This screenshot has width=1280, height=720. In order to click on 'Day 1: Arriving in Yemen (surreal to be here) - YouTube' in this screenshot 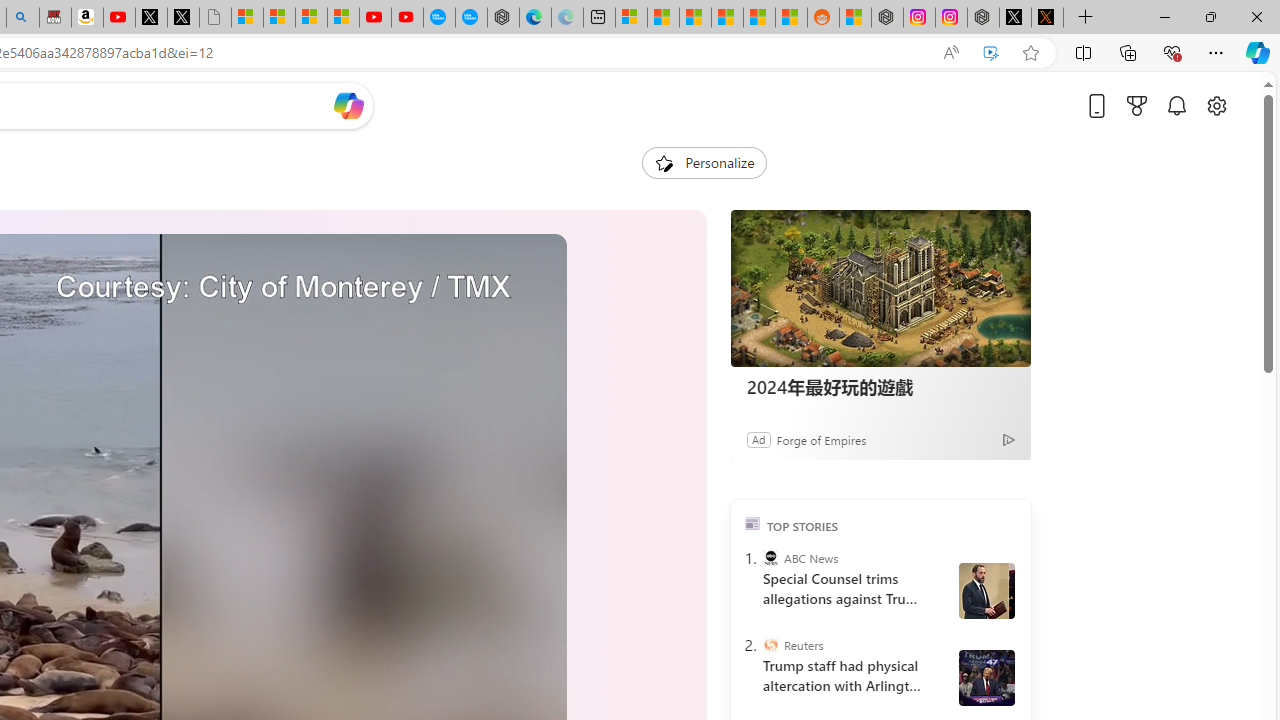, I will do `click(118, 17)`.